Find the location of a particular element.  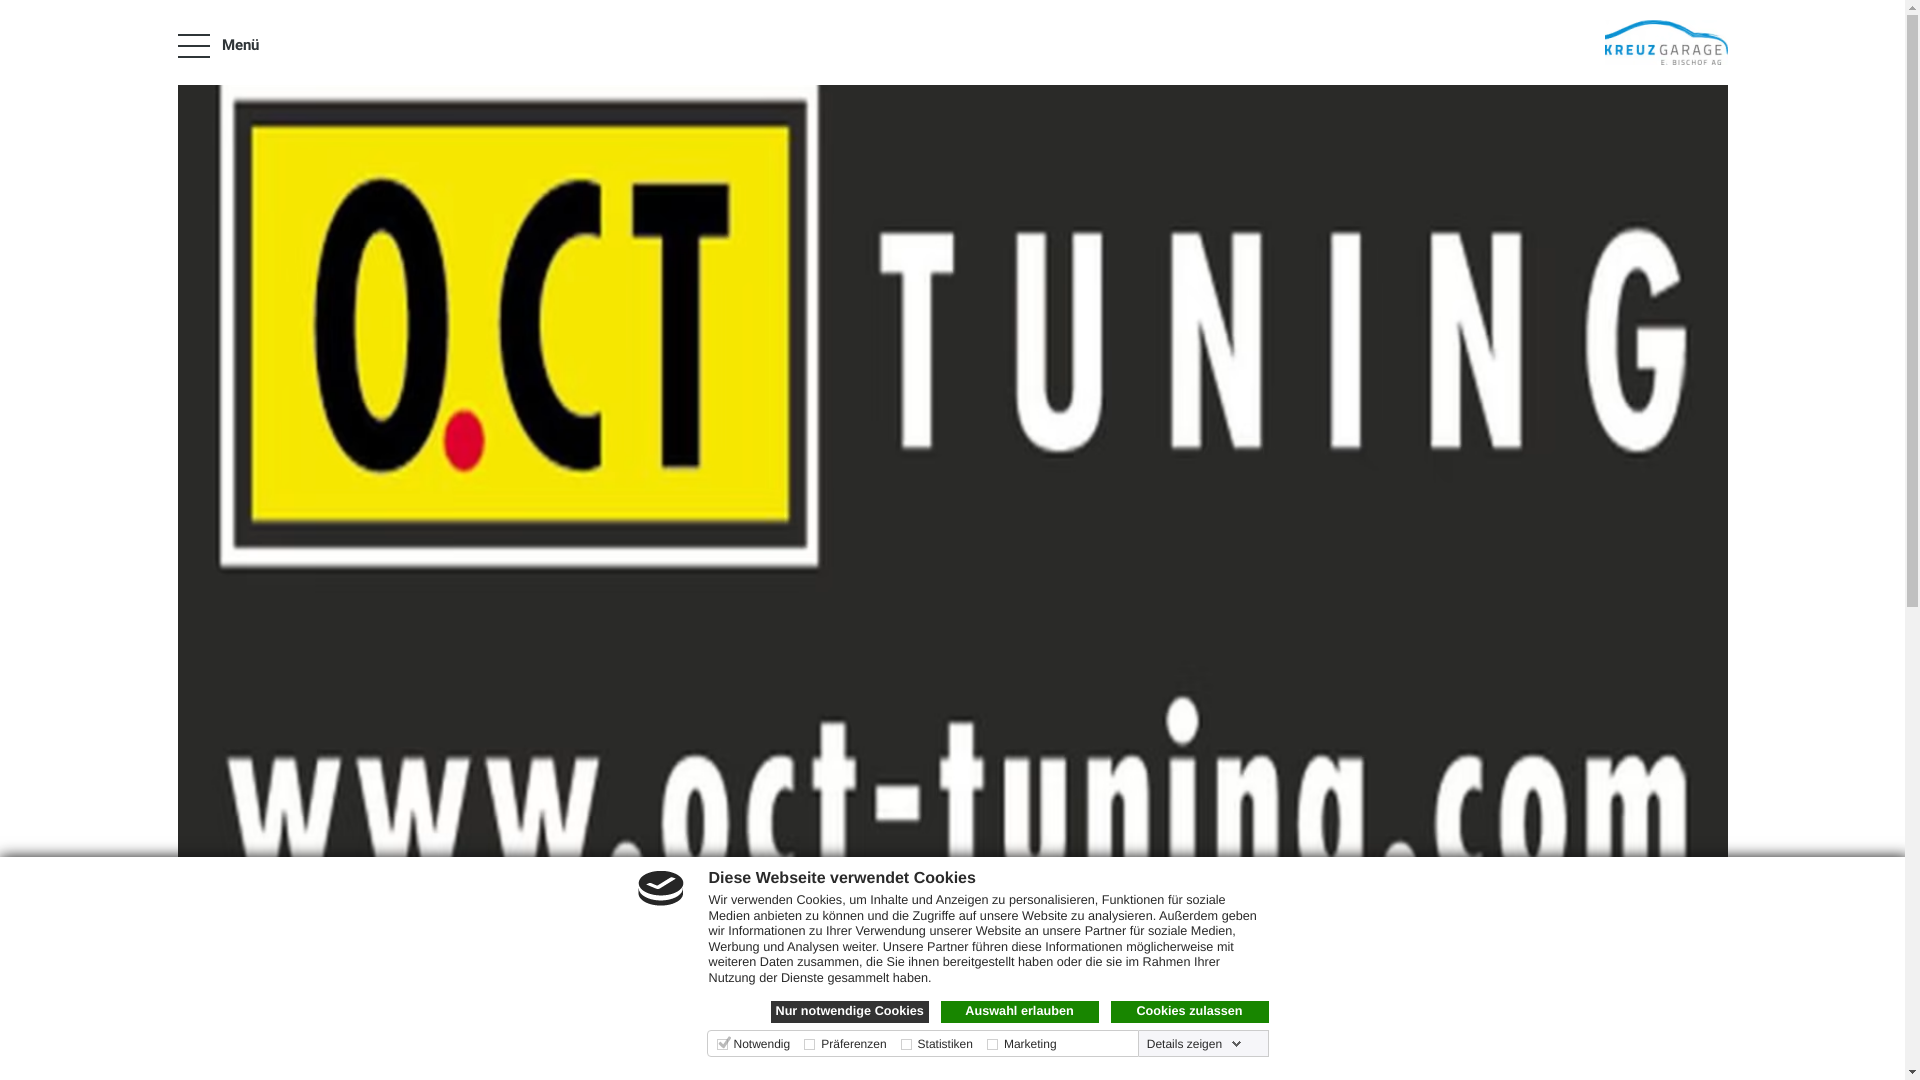

'Cookies zulassen' is located at coordinates (1189, 1011).